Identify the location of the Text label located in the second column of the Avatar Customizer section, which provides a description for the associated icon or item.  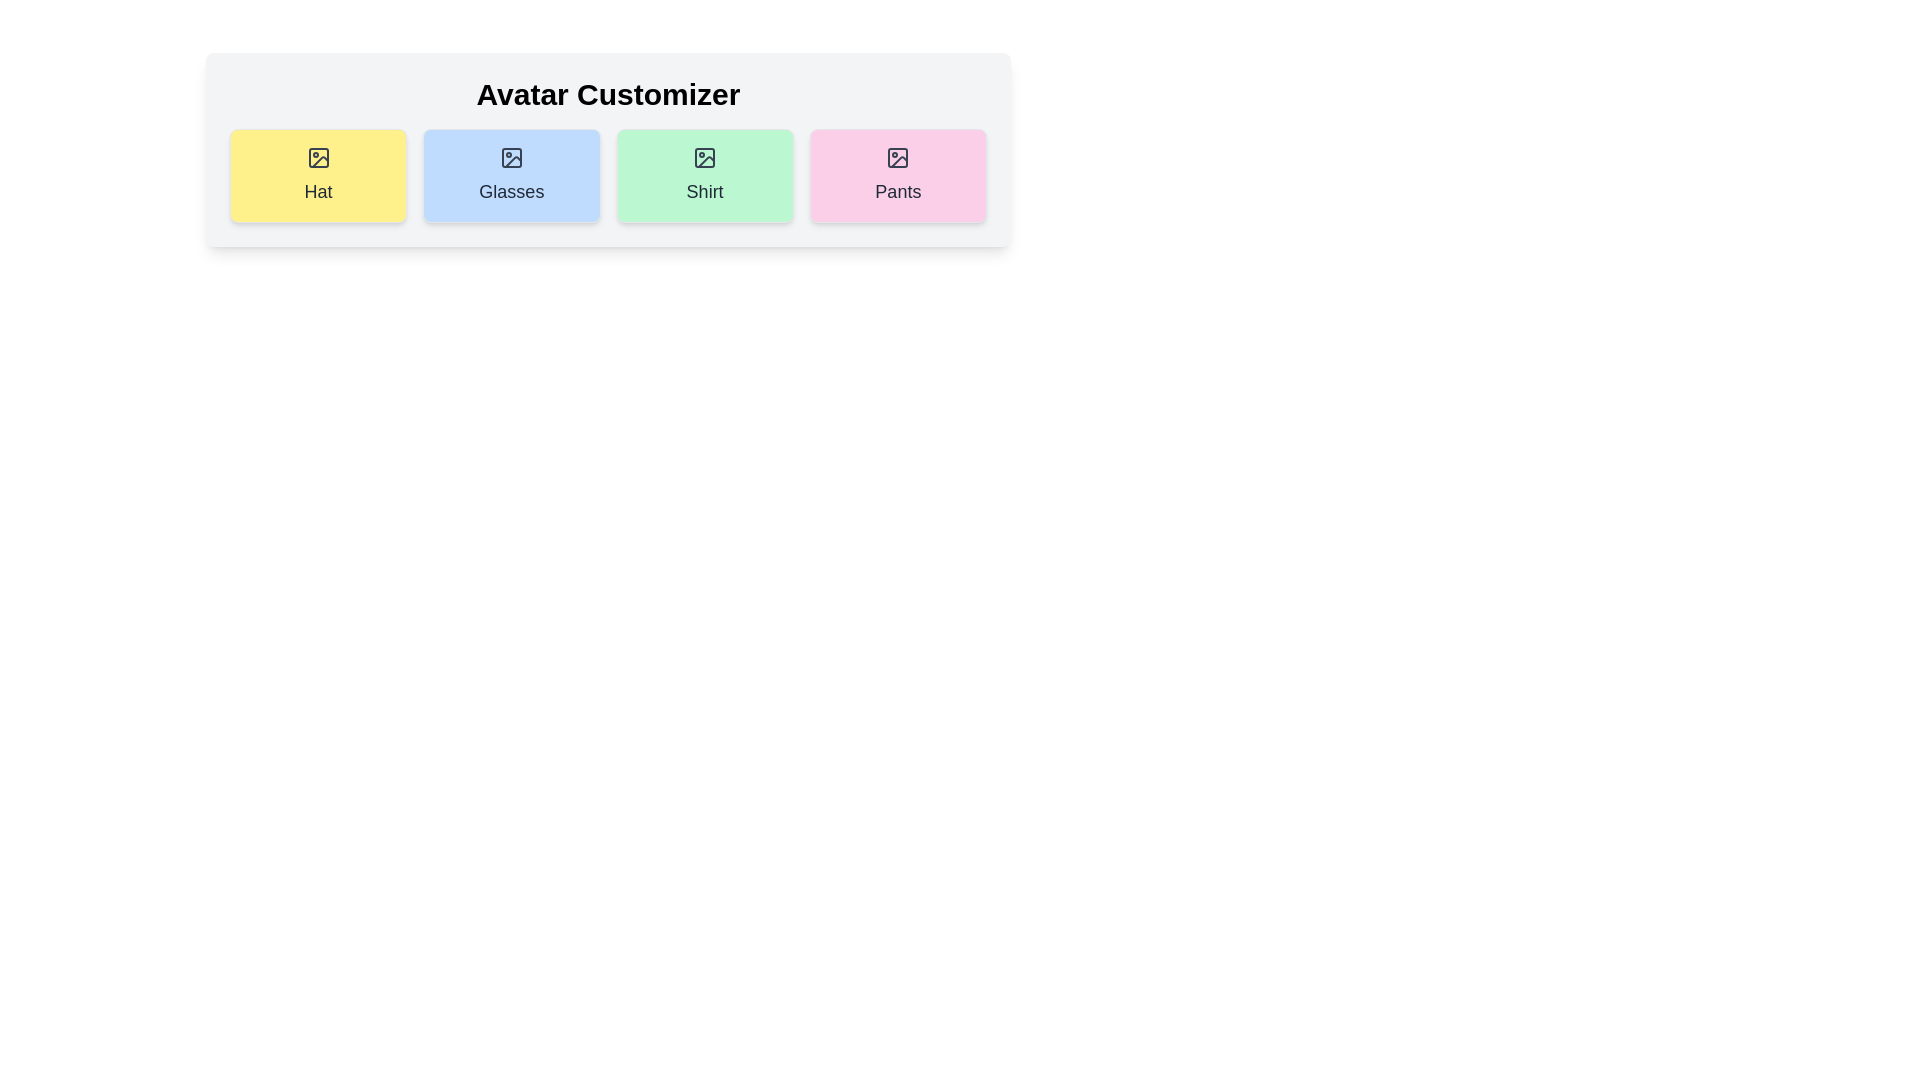
(511, 192).